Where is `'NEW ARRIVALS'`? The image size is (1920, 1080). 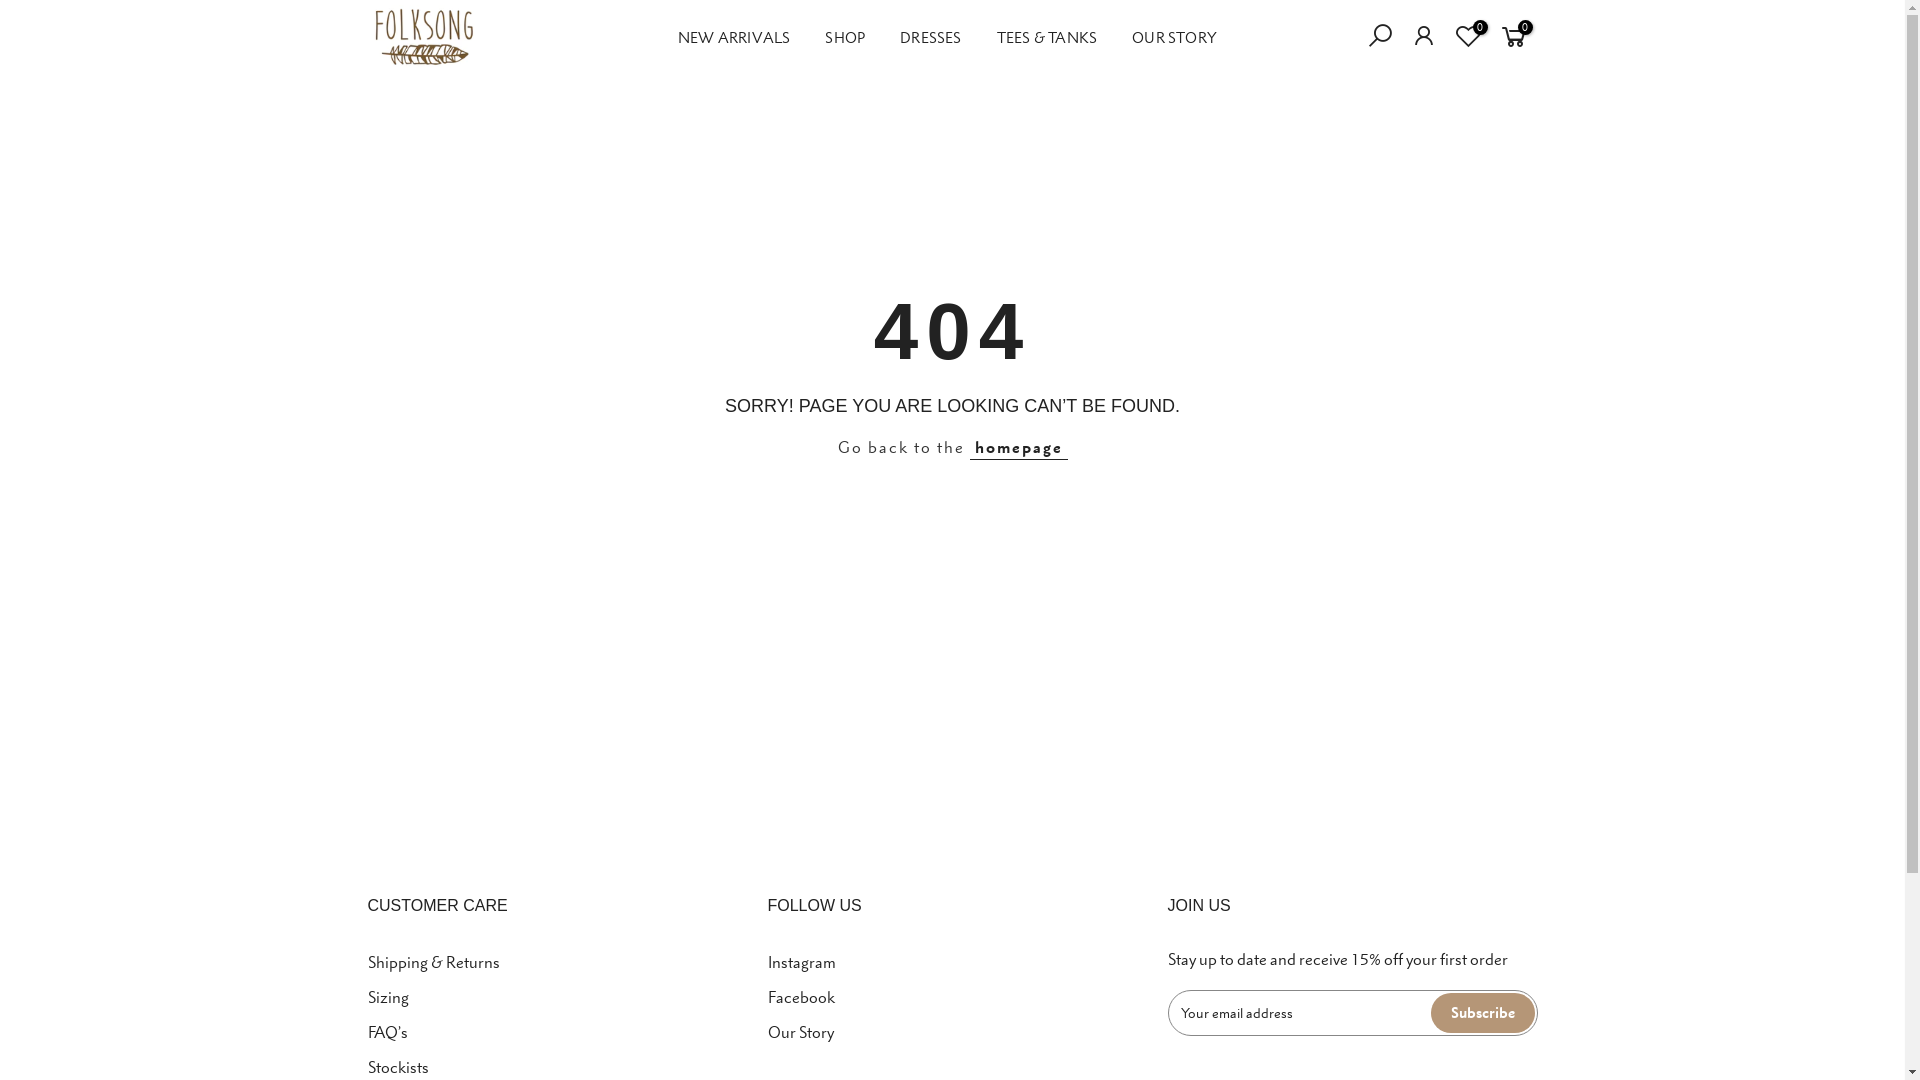
'NEW ARRIVALS' is located at coordinates (733, 37).